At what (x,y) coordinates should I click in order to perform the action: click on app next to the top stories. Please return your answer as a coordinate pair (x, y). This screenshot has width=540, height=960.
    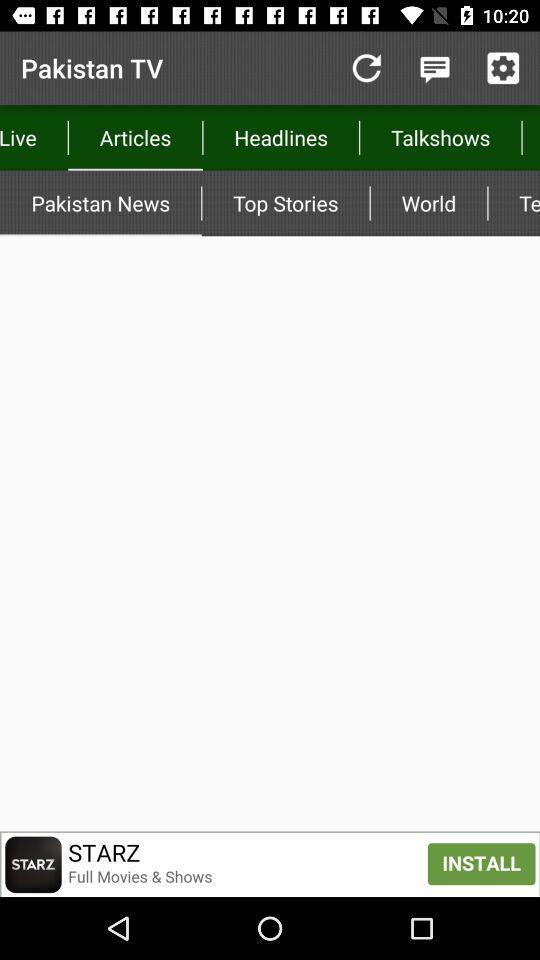
    Looking at the image, I should click on (99, 203).